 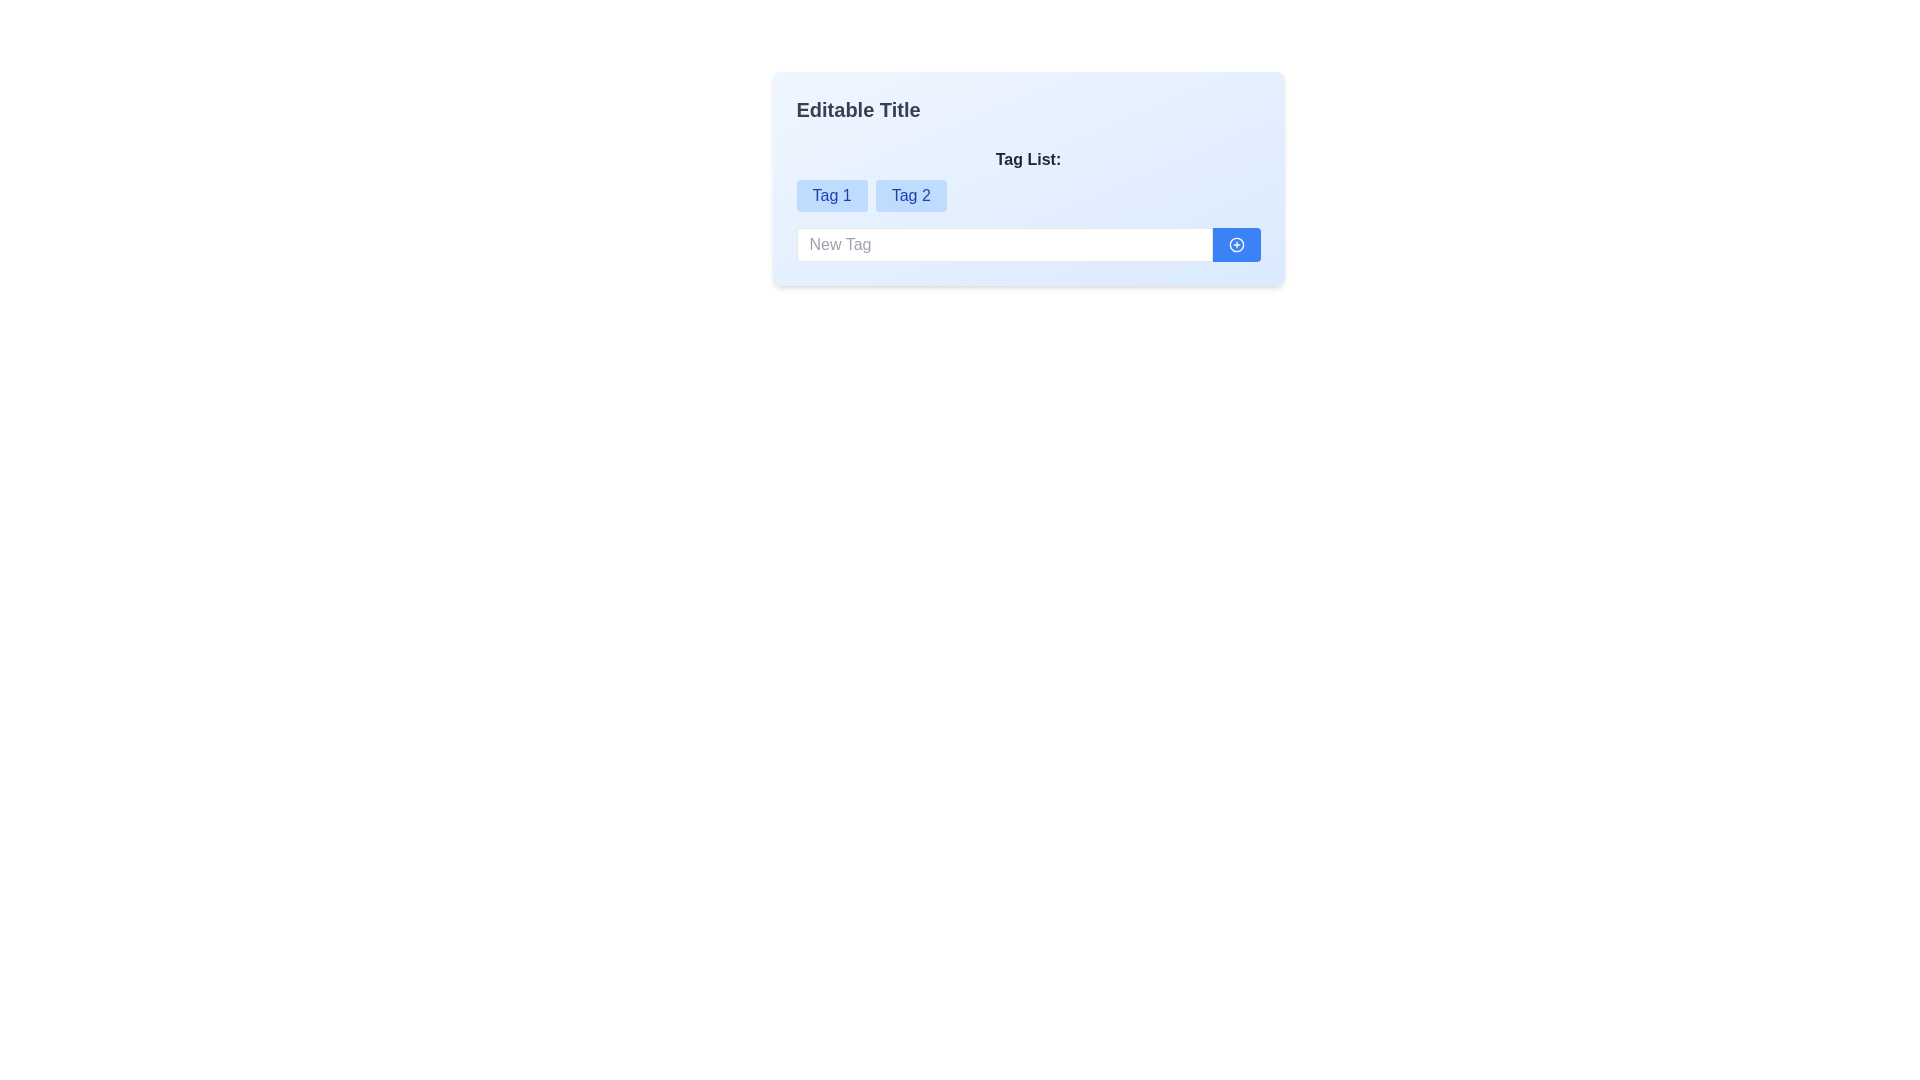 I want to click on the 'Tag List:' text label element, which is a bold dark grey text on a light blue background, positioned at the top-middle section of the interface, so click(x=1028, y=163).